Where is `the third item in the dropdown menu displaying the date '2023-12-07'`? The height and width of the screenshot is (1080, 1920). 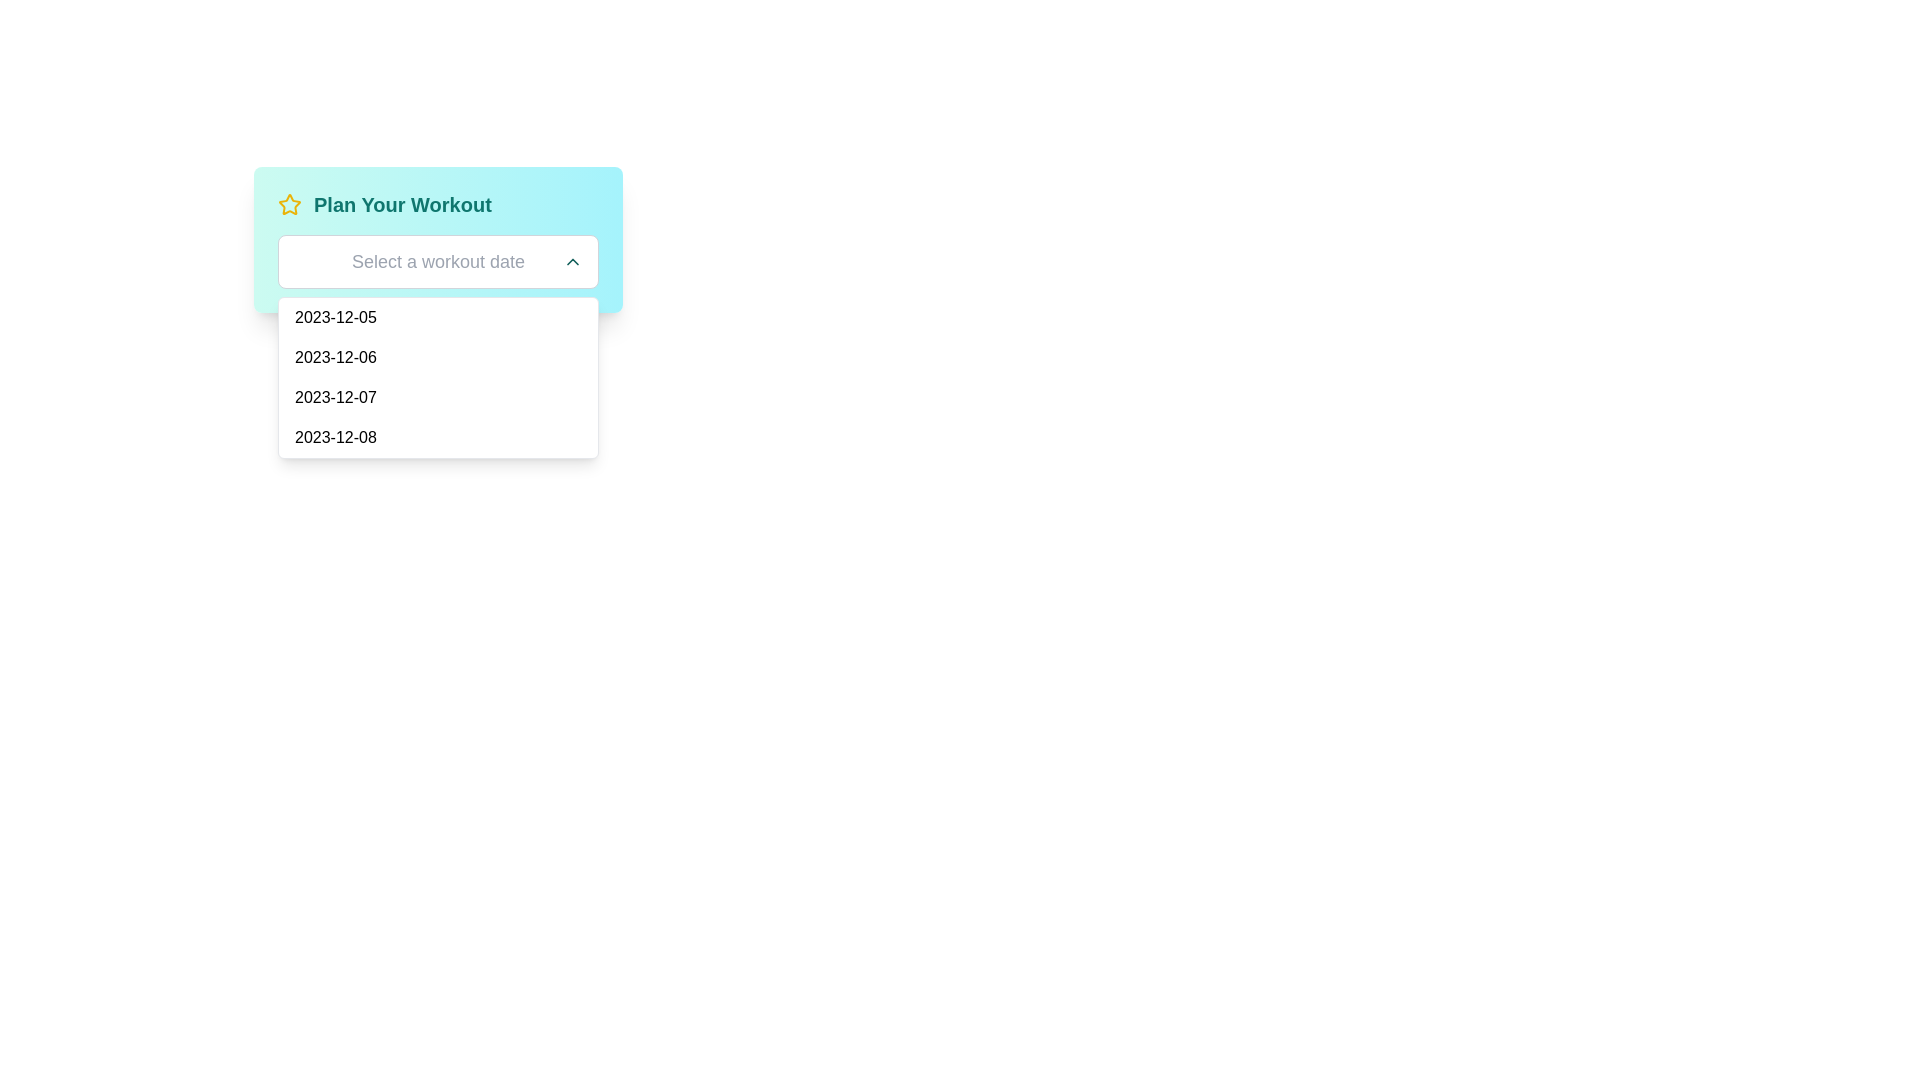 the third item in the dropdown menu displaying the date '2023-12-07' is located at coordinates (437, 397).